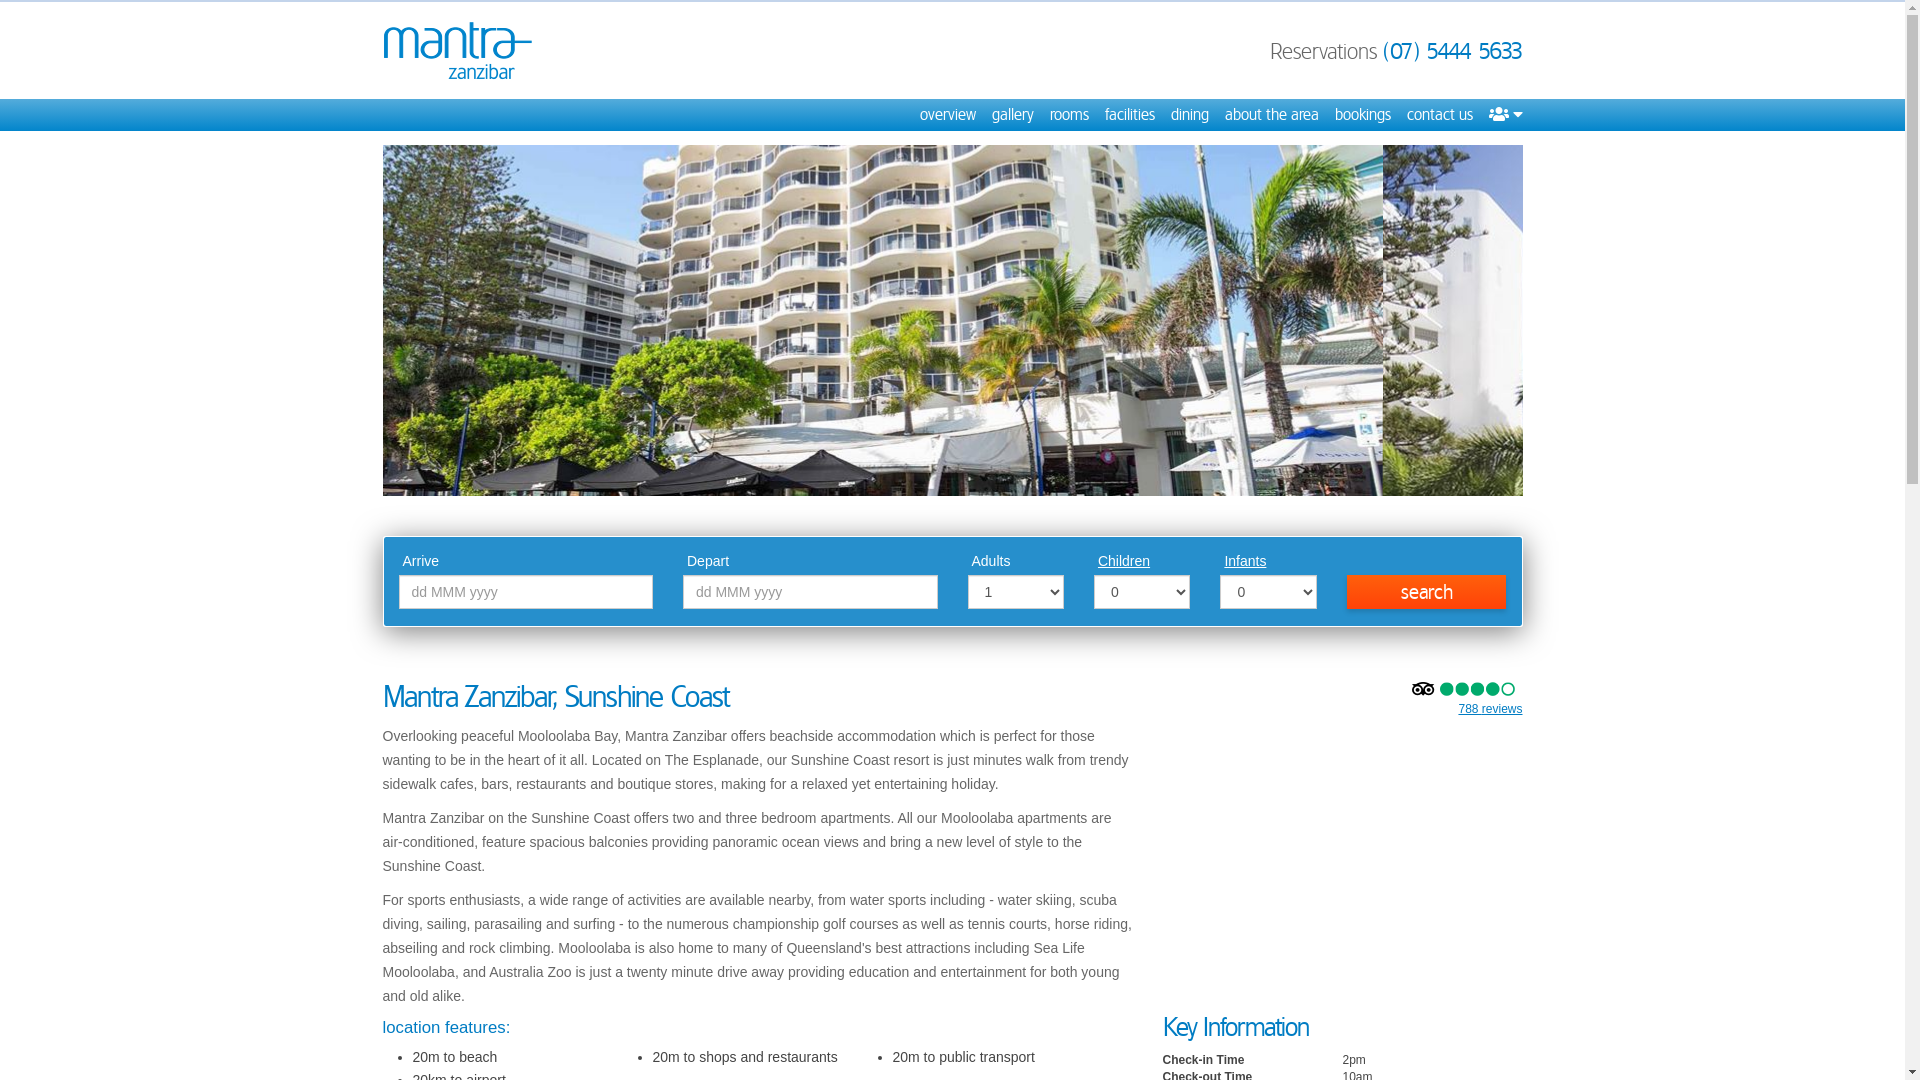 The width and height of the screenshot is (1920, 1080). What do you see at coordinates (1128, 115) in the screenshot?
I see `'facilities'` at bounding box center [1128, 115].